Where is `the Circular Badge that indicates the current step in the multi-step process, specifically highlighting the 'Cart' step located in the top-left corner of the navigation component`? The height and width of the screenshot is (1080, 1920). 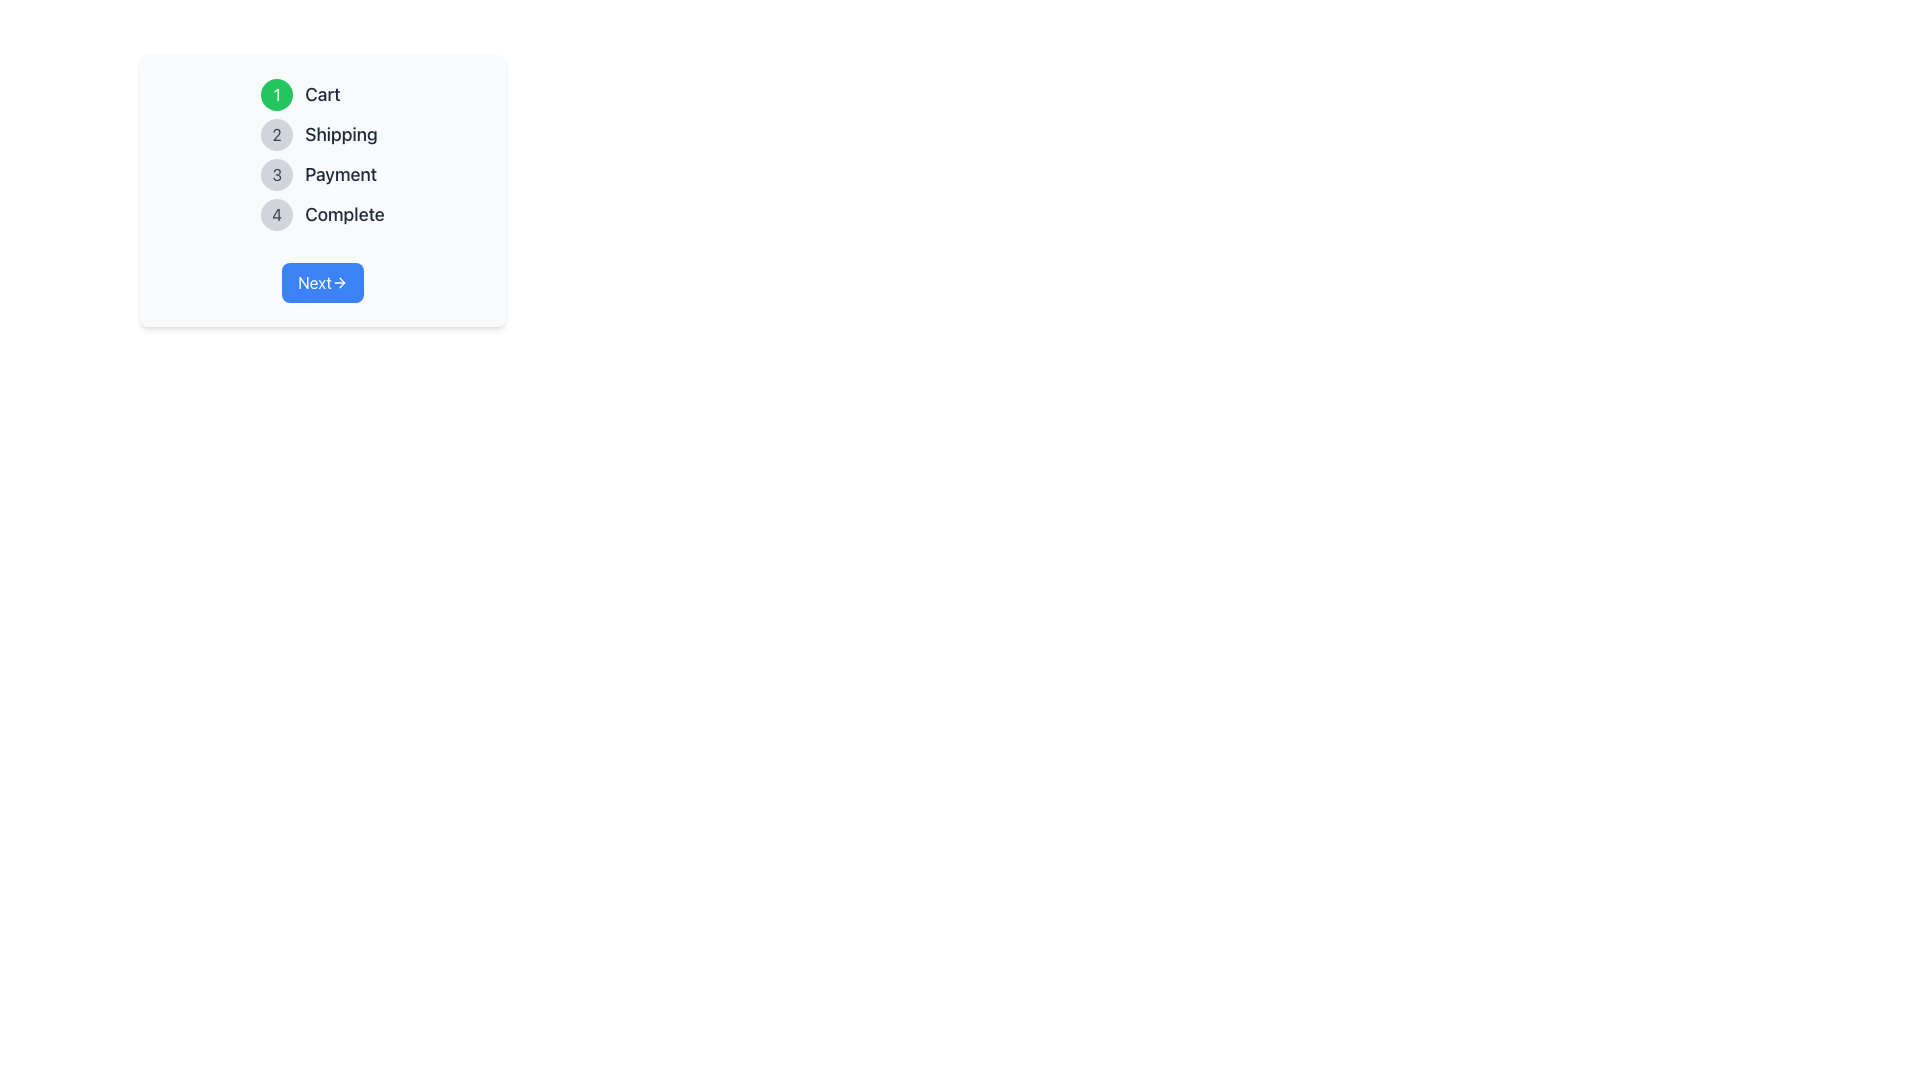
the Circular Badge that indicates the current step in the multi-step process, specifically highlighting the 'Cart' step located in the top-left corner of the navigation component is located at coordinates (276, 95).